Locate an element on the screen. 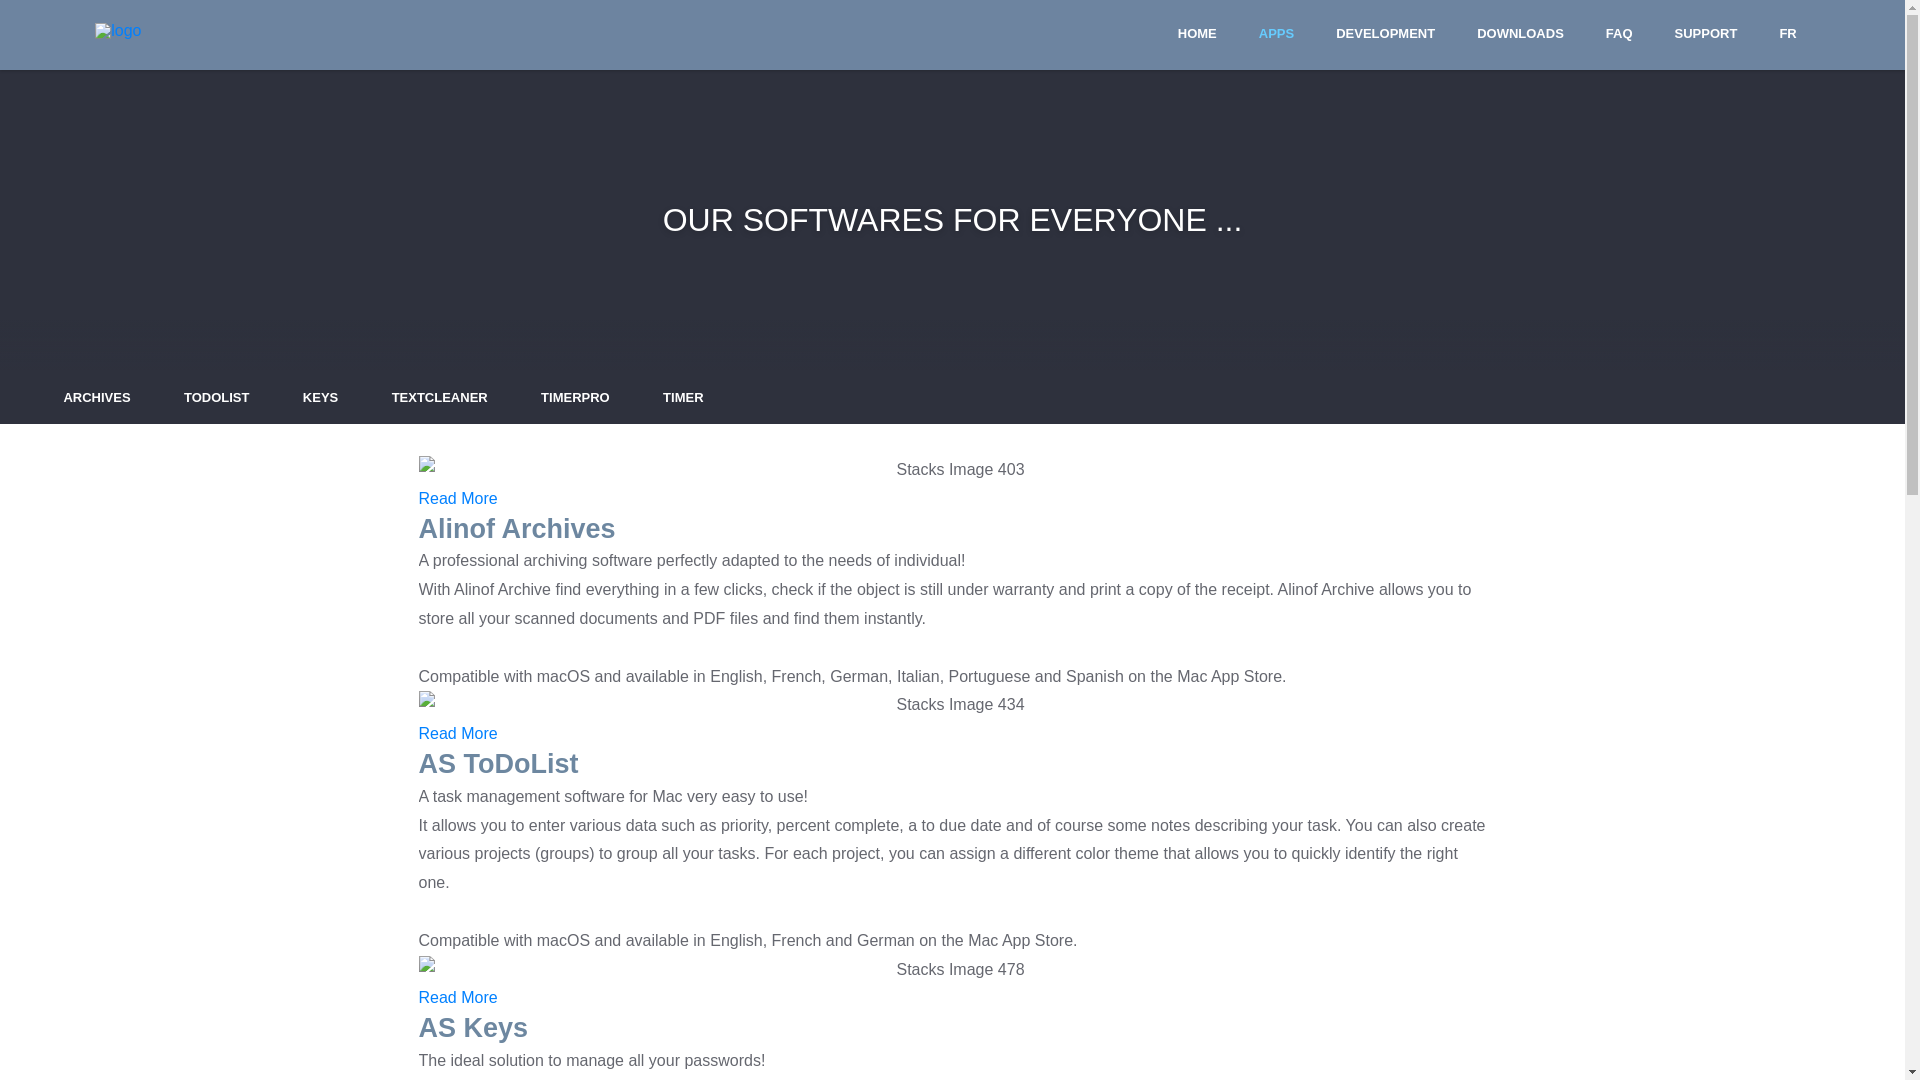 This screenshot has height=1080, width=1920. 'FAQ' is located at coordinates (1619, 33).